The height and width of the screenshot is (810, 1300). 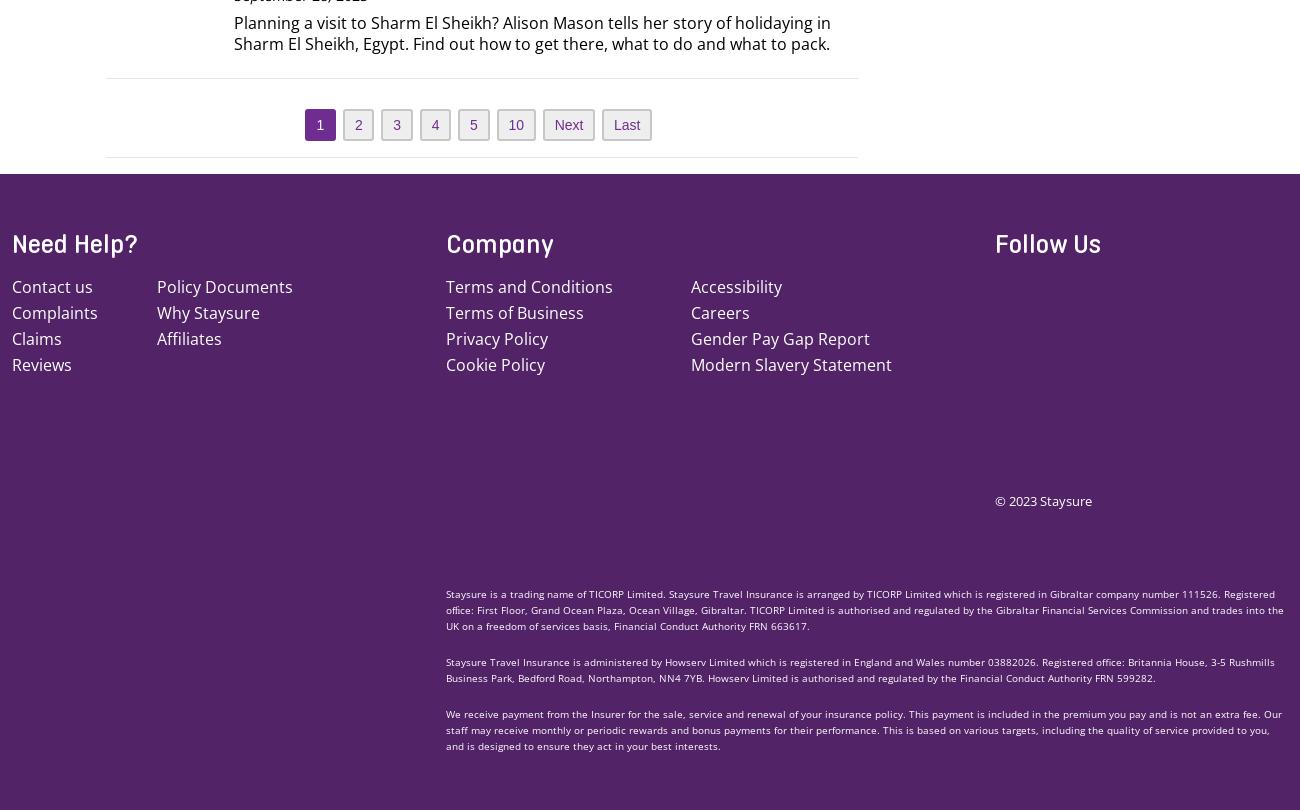 I want to click on 'Terms of Business', so click(x=514, y=311).